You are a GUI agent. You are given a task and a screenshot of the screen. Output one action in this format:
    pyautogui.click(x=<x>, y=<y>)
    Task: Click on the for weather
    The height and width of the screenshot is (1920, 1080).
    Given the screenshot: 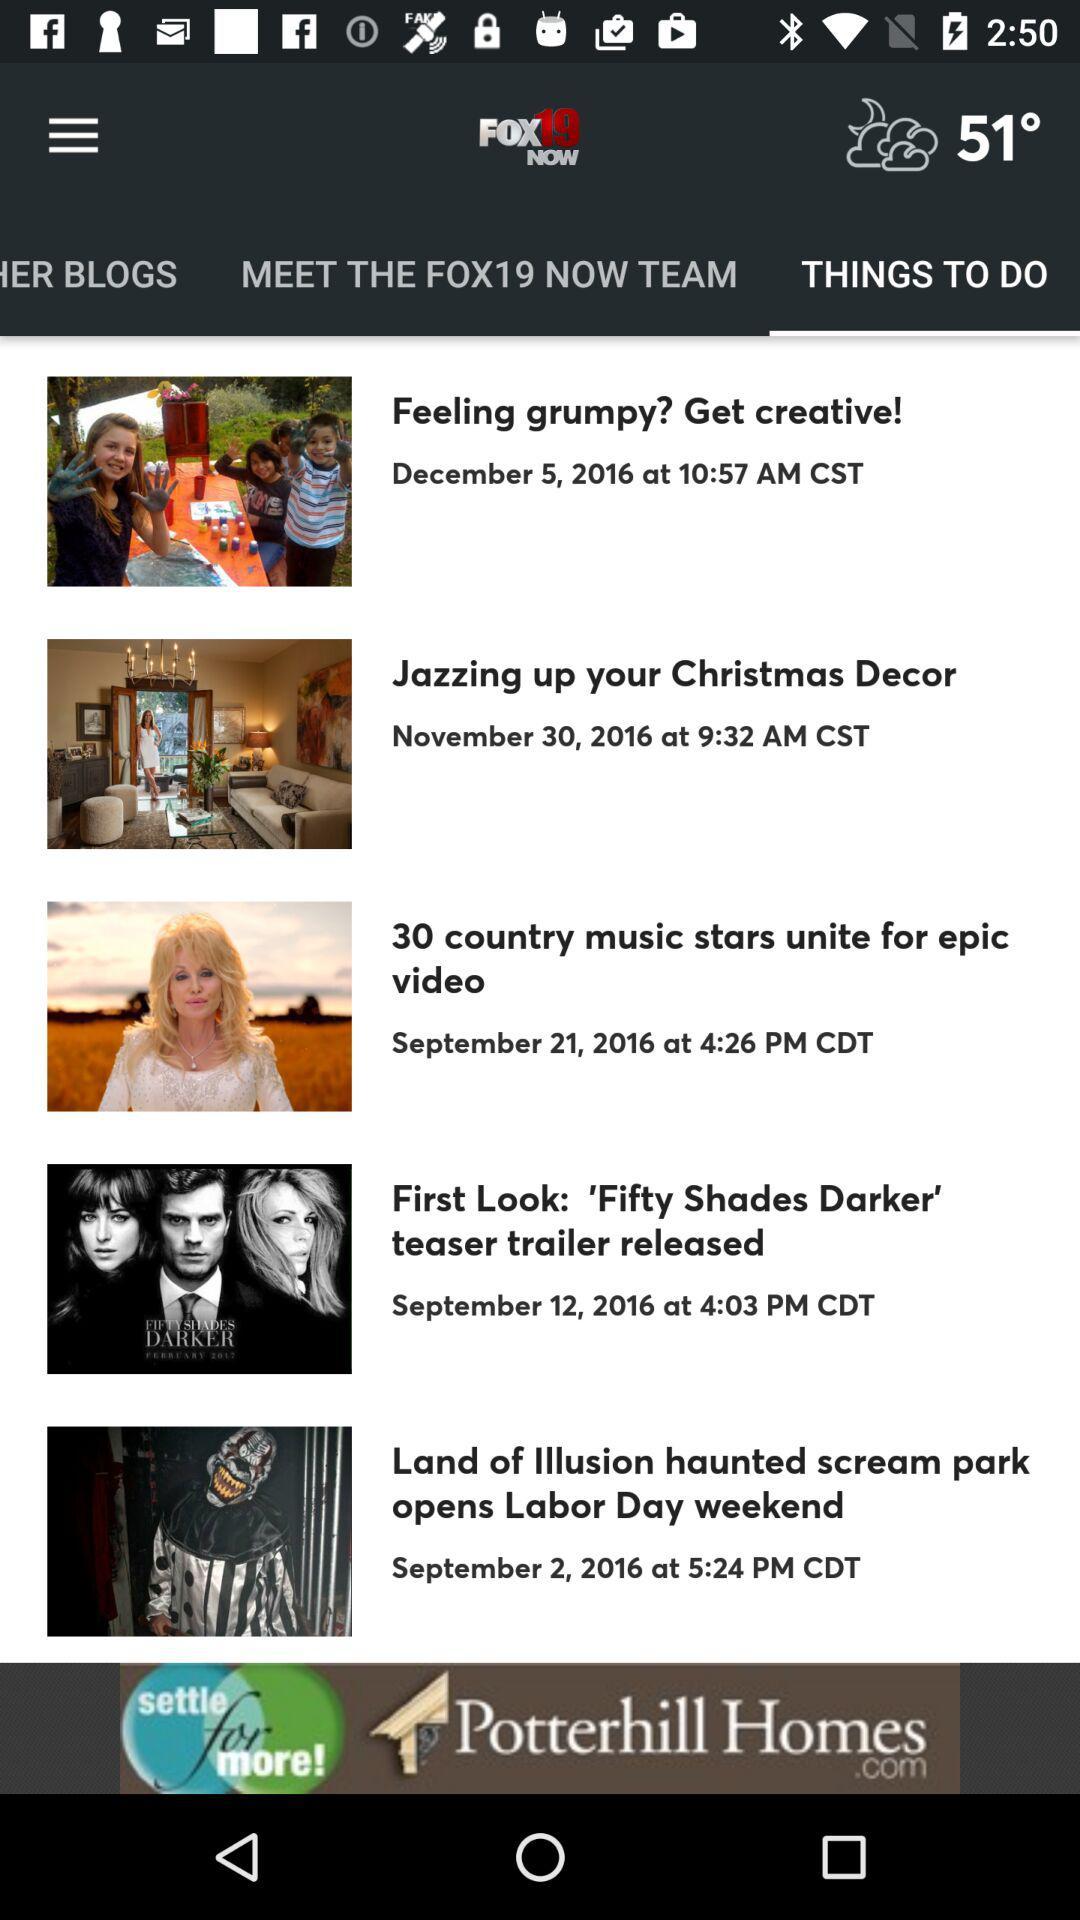 What is the action you would take?
    pyautogui.click(x=891, y=135)
    